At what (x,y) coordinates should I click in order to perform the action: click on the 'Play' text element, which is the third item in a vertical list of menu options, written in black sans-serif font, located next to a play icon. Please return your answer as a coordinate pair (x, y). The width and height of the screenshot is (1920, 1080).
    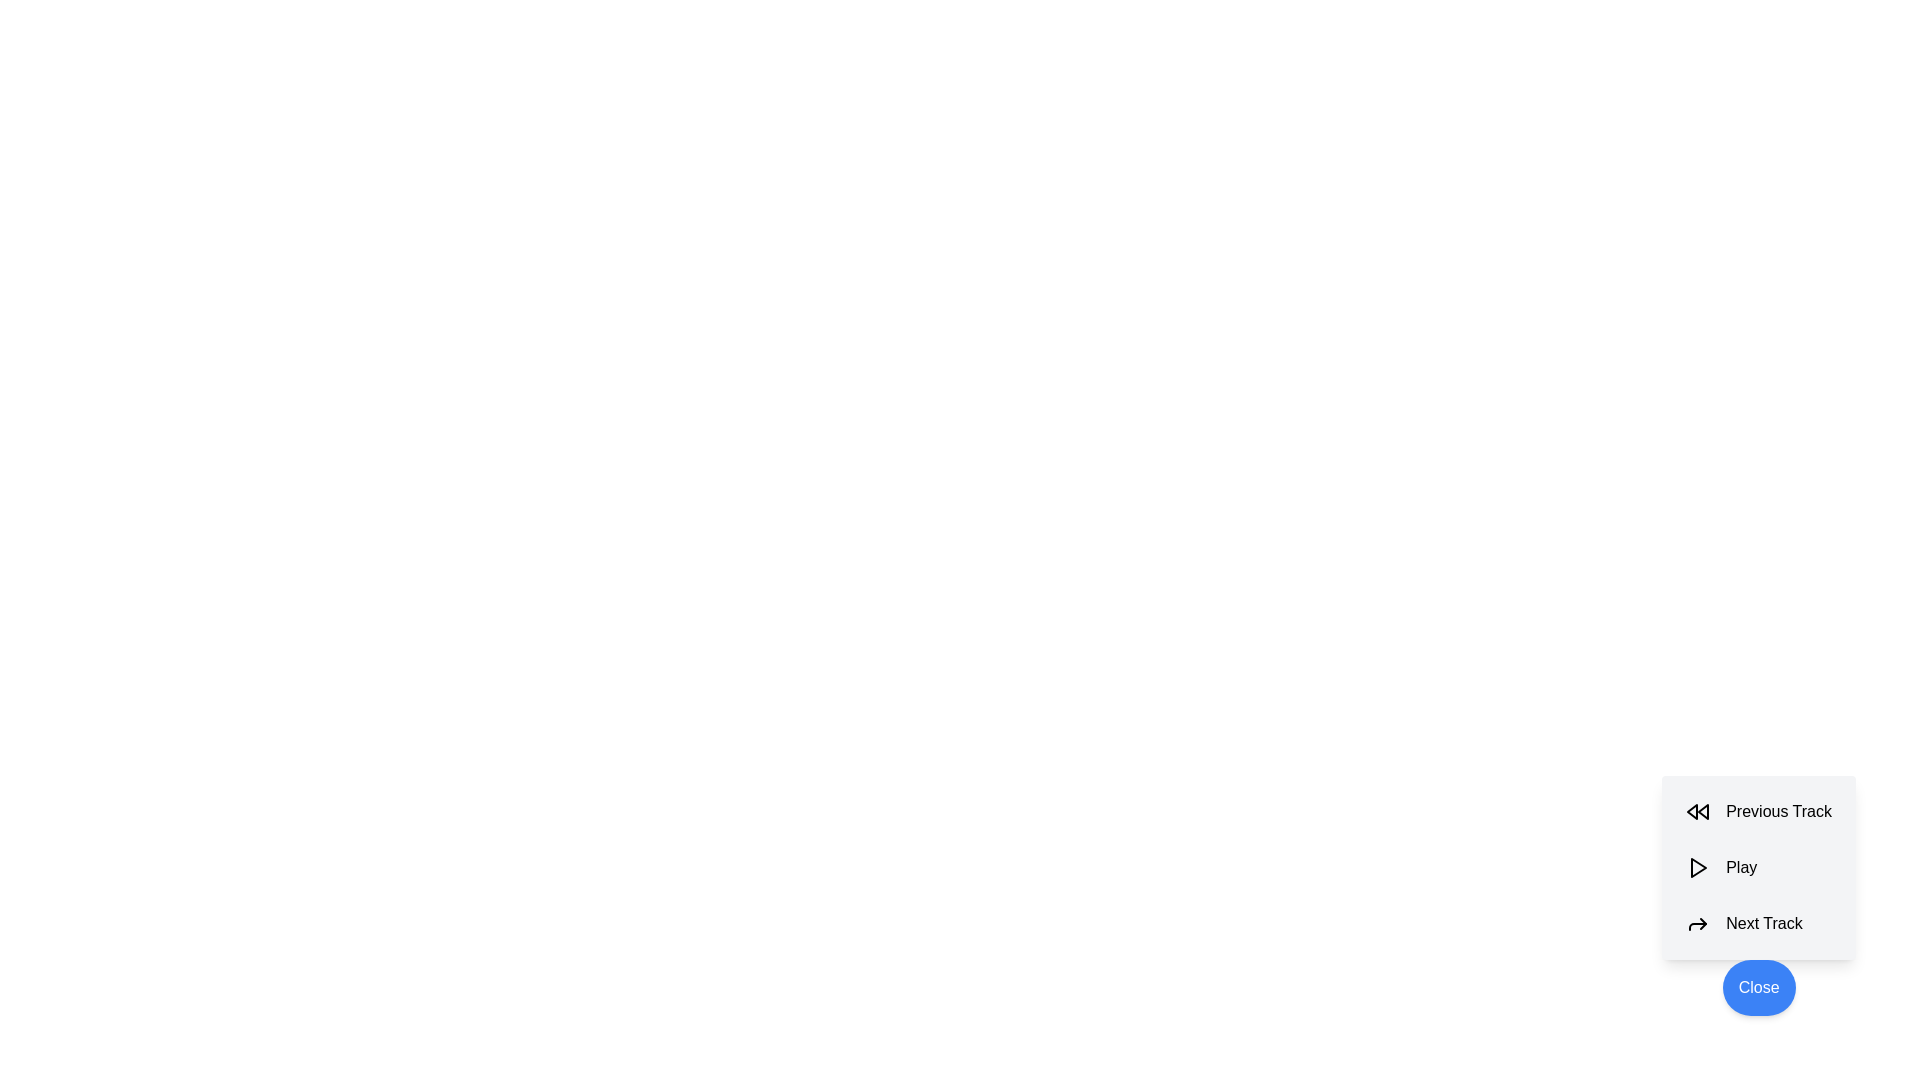
    Looking at the image, I should click on (1740, 866).